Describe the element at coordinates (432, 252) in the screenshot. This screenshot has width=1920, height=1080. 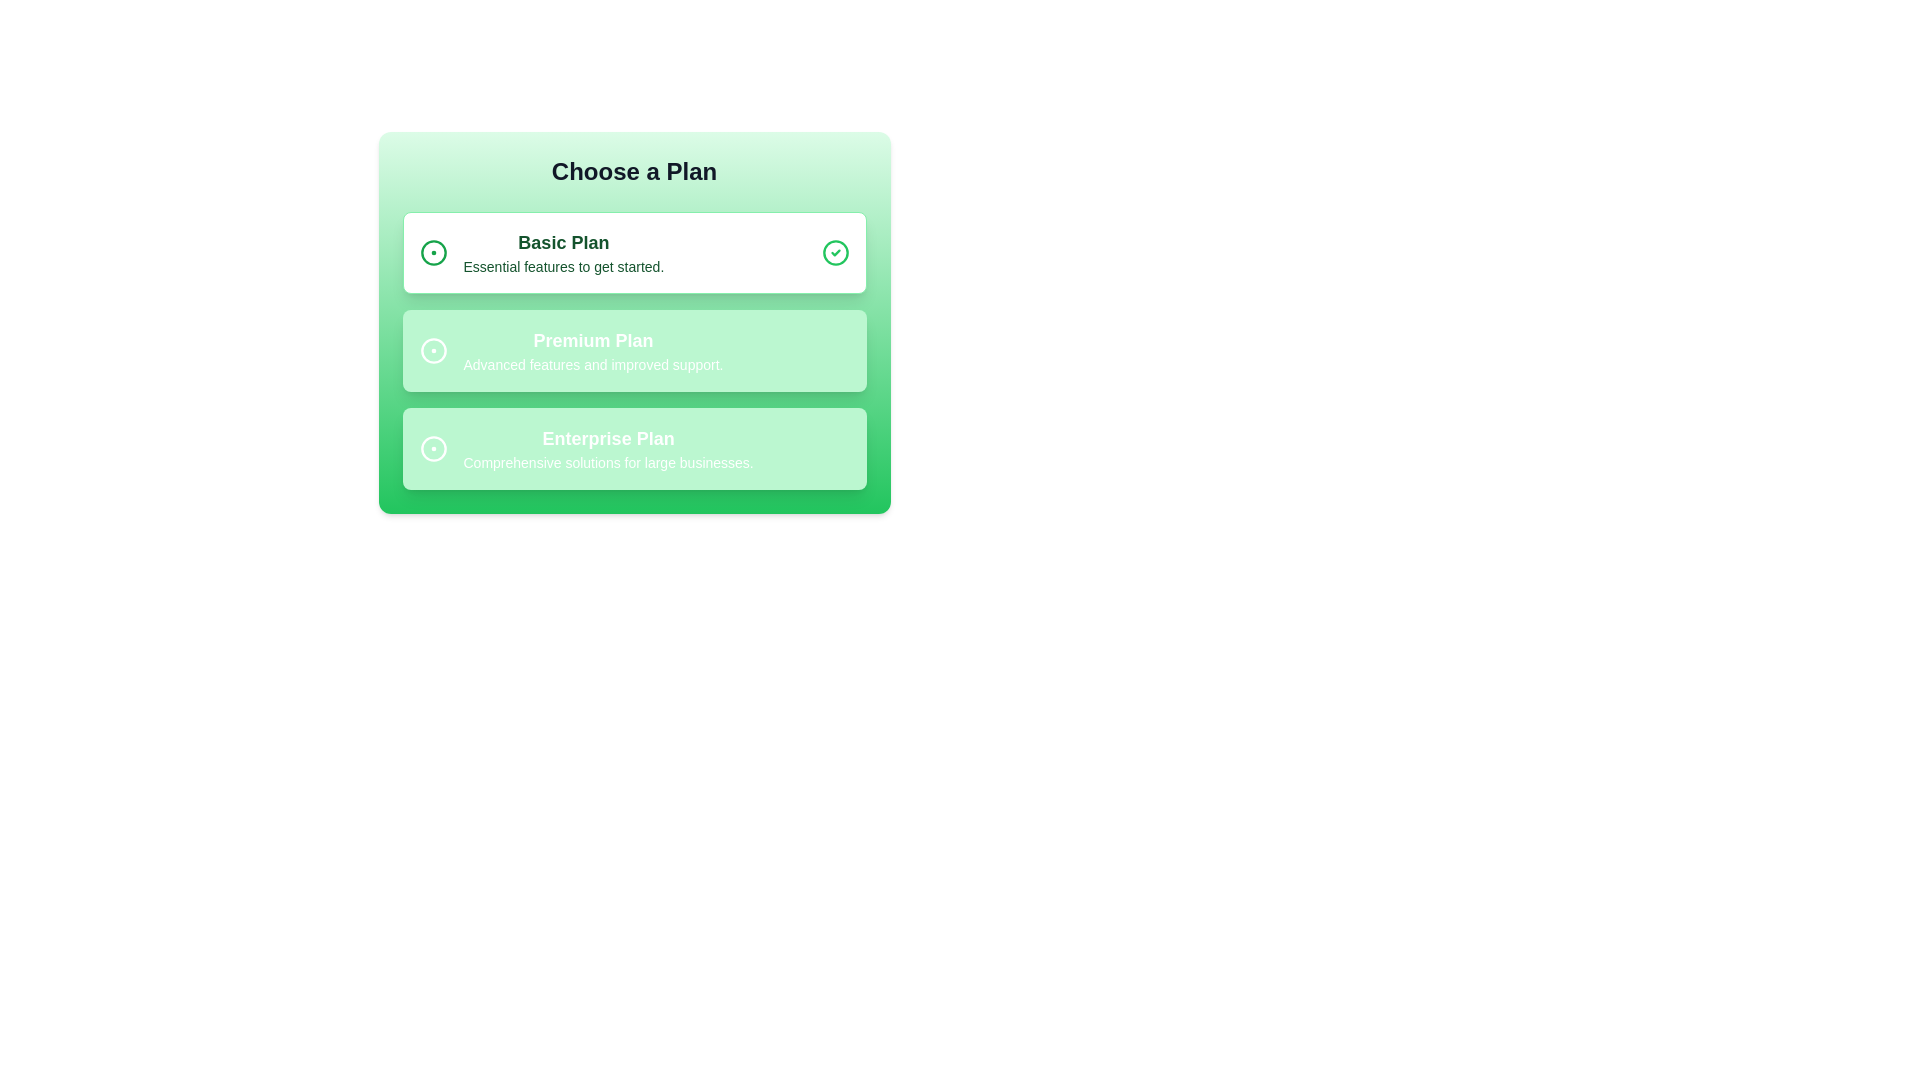
I see `the state of the larger concentric circle representing the selection for the 'Basic Plan' option in the 'Choose a Plan' section` at that location.